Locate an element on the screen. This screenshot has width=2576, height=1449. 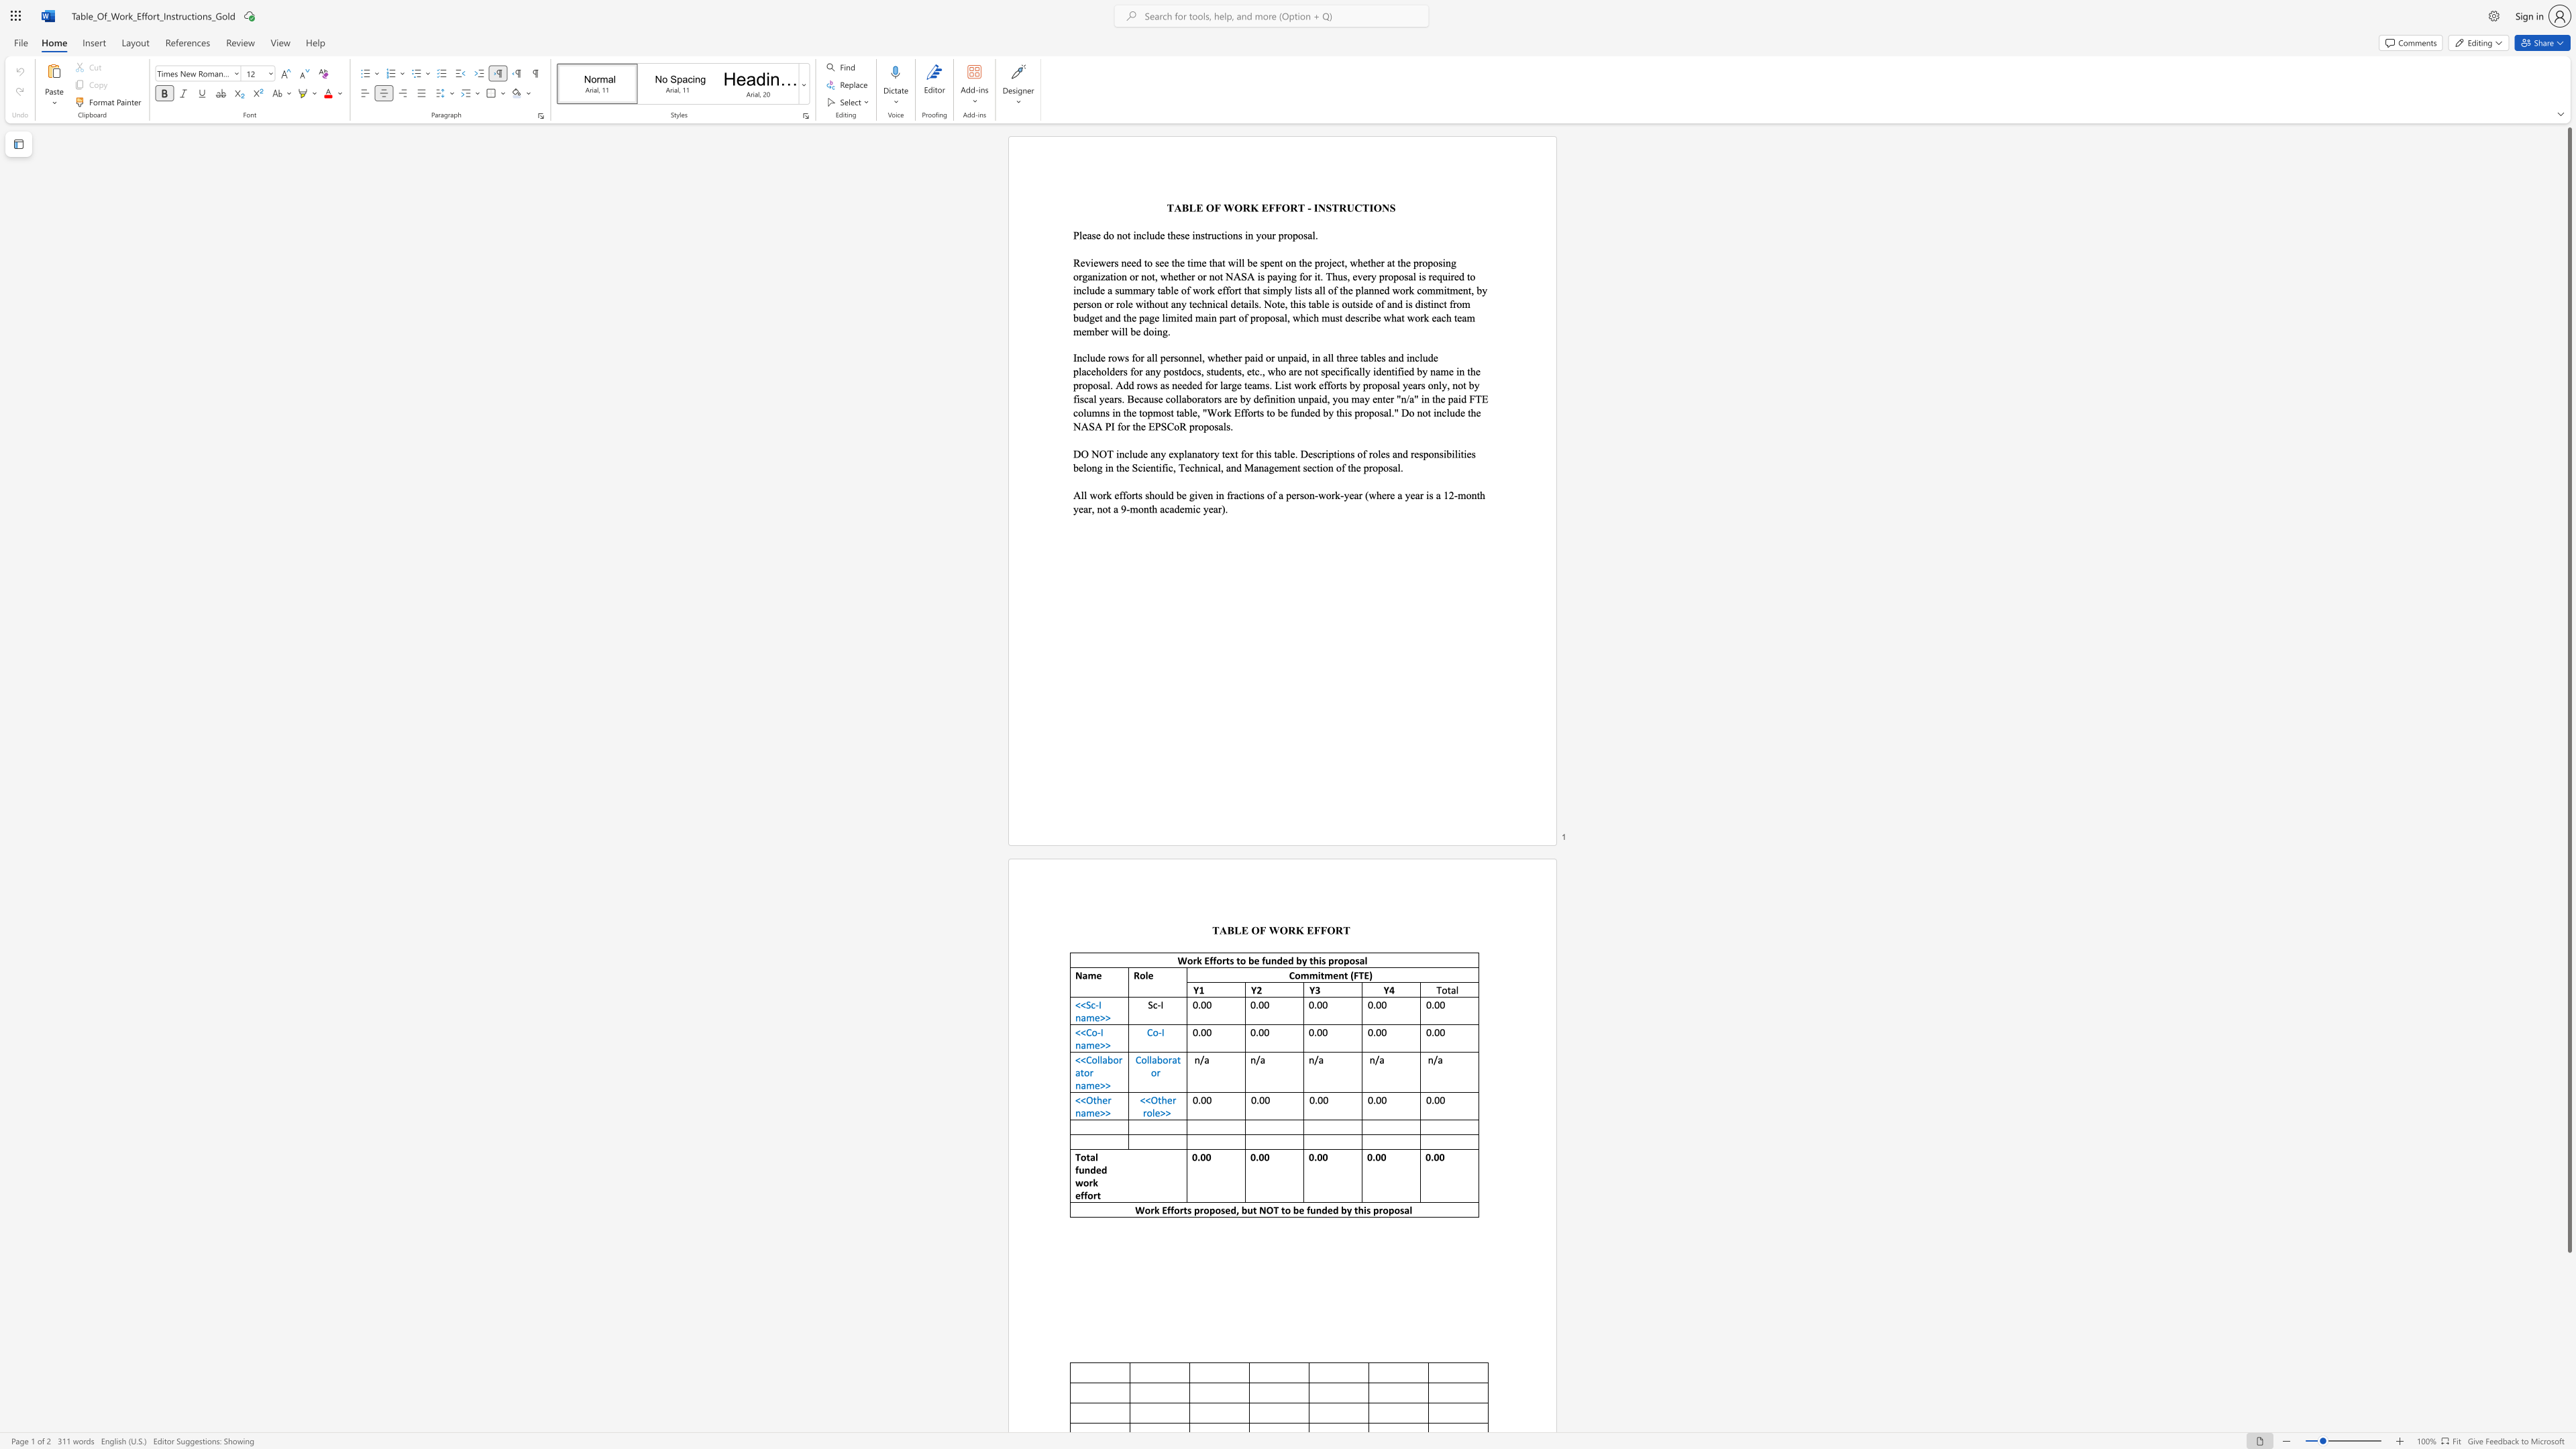
the vertical scrollbar to lower the page content is located at coordinates (2568, 1348).